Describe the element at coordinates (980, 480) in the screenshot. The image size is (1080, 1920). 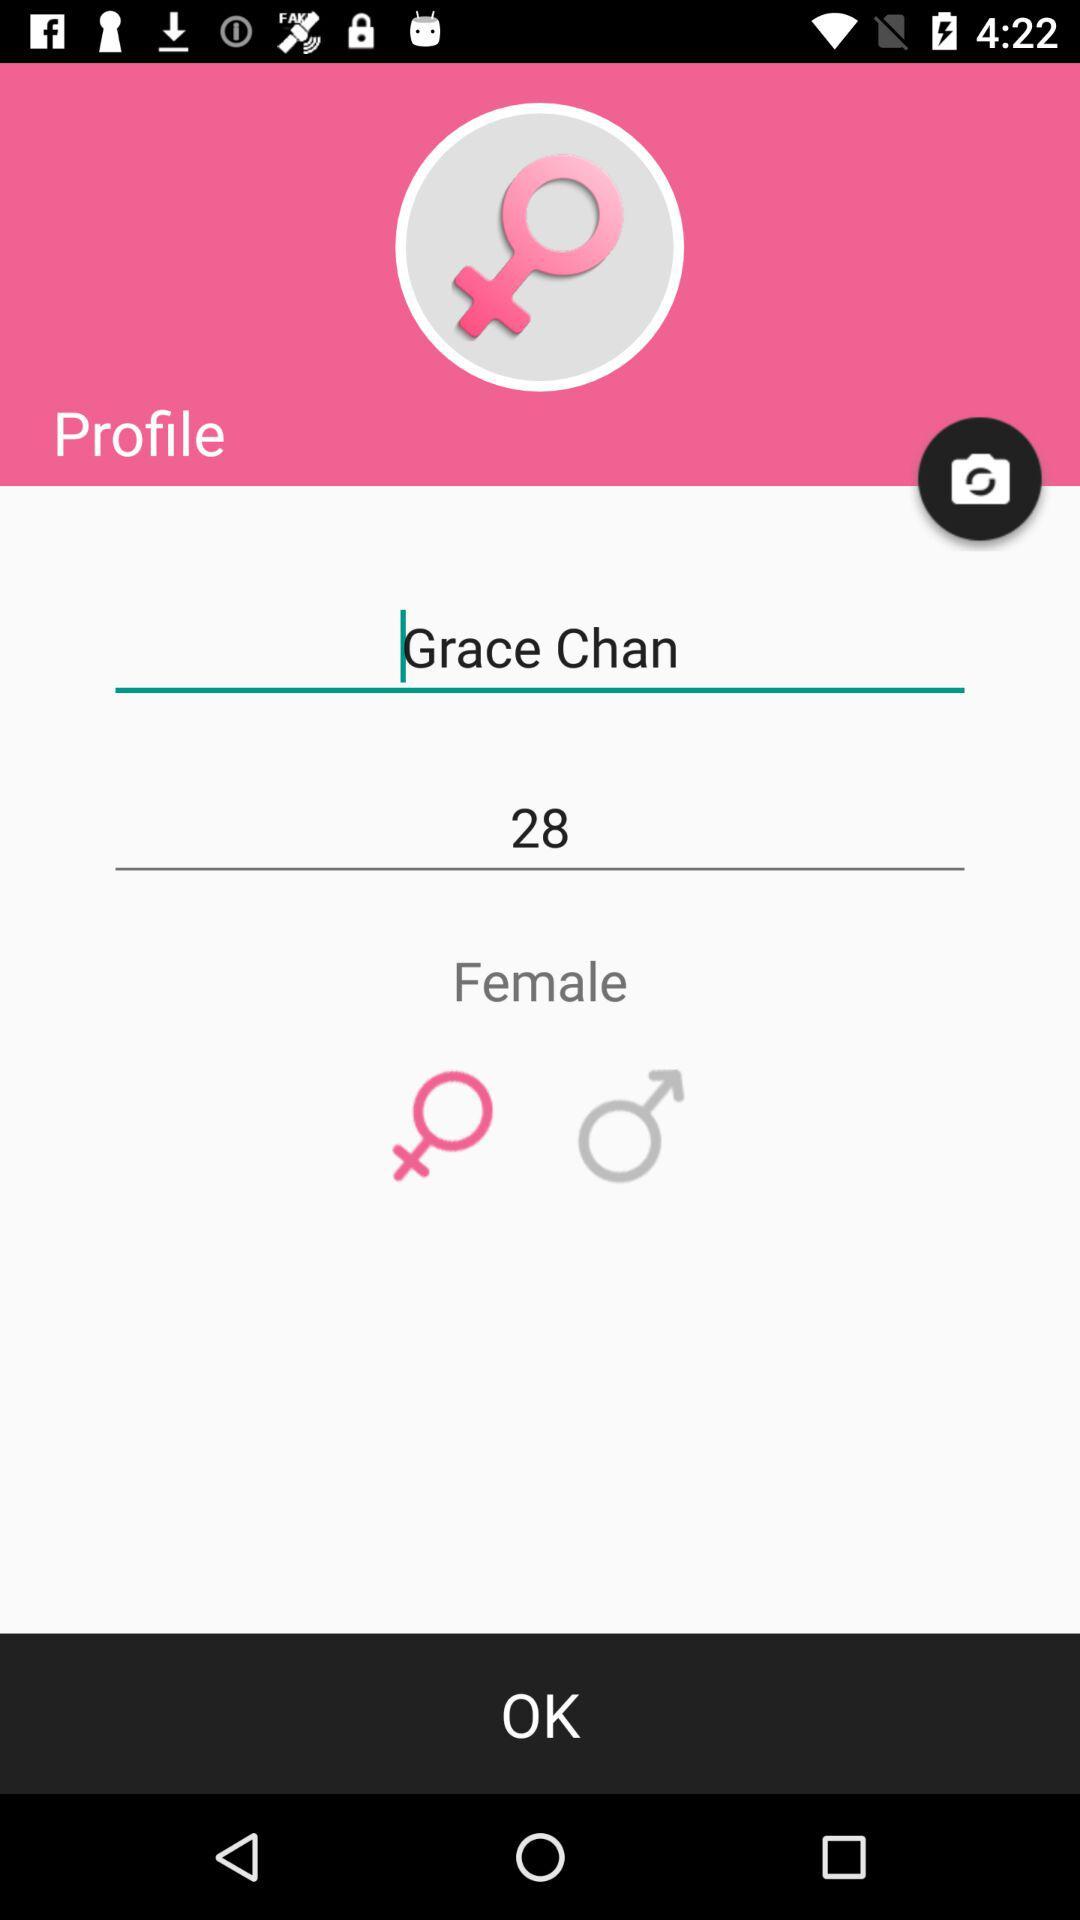
I see `the icon at the top right corner` at that location.